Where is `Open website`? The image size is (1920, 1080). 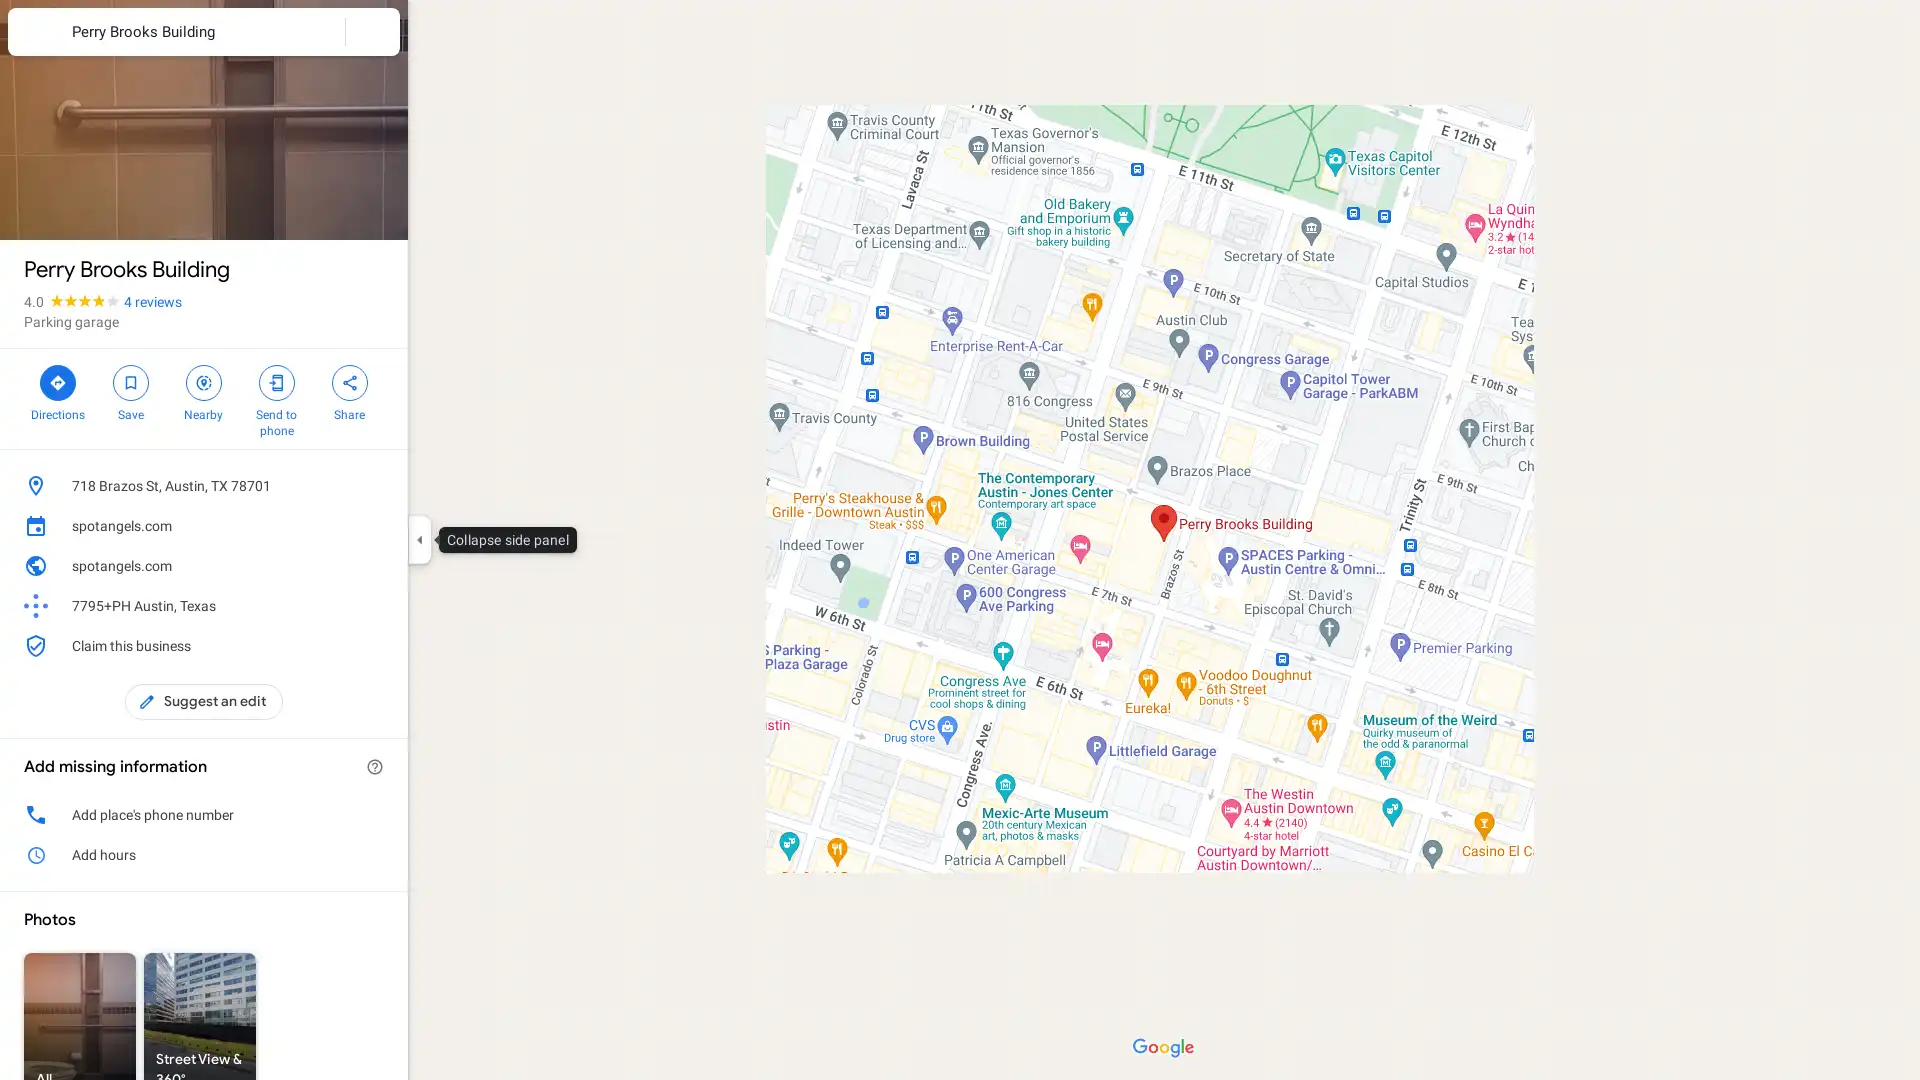 Open website is located at coordinates (344, 566).